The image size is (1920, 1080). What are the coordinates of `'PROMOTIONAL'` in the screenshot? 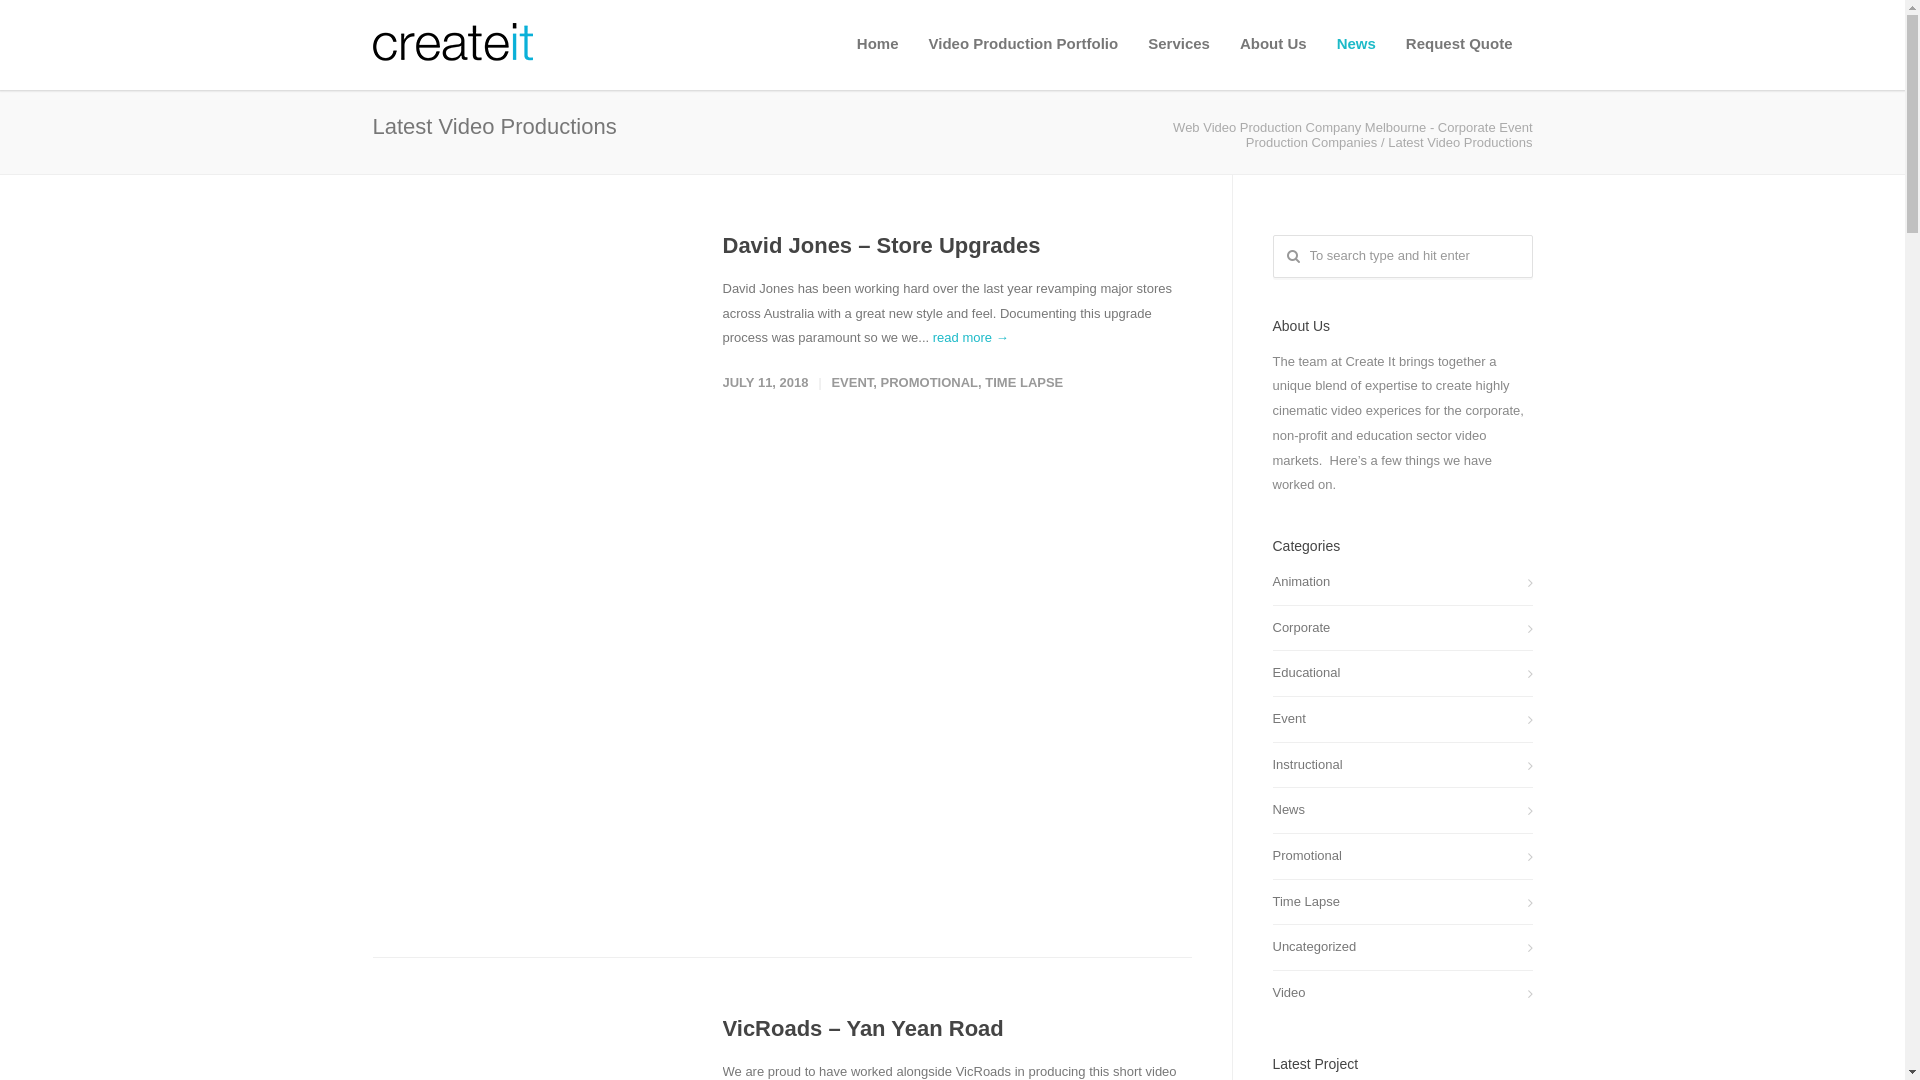 It's located at (880, 382).